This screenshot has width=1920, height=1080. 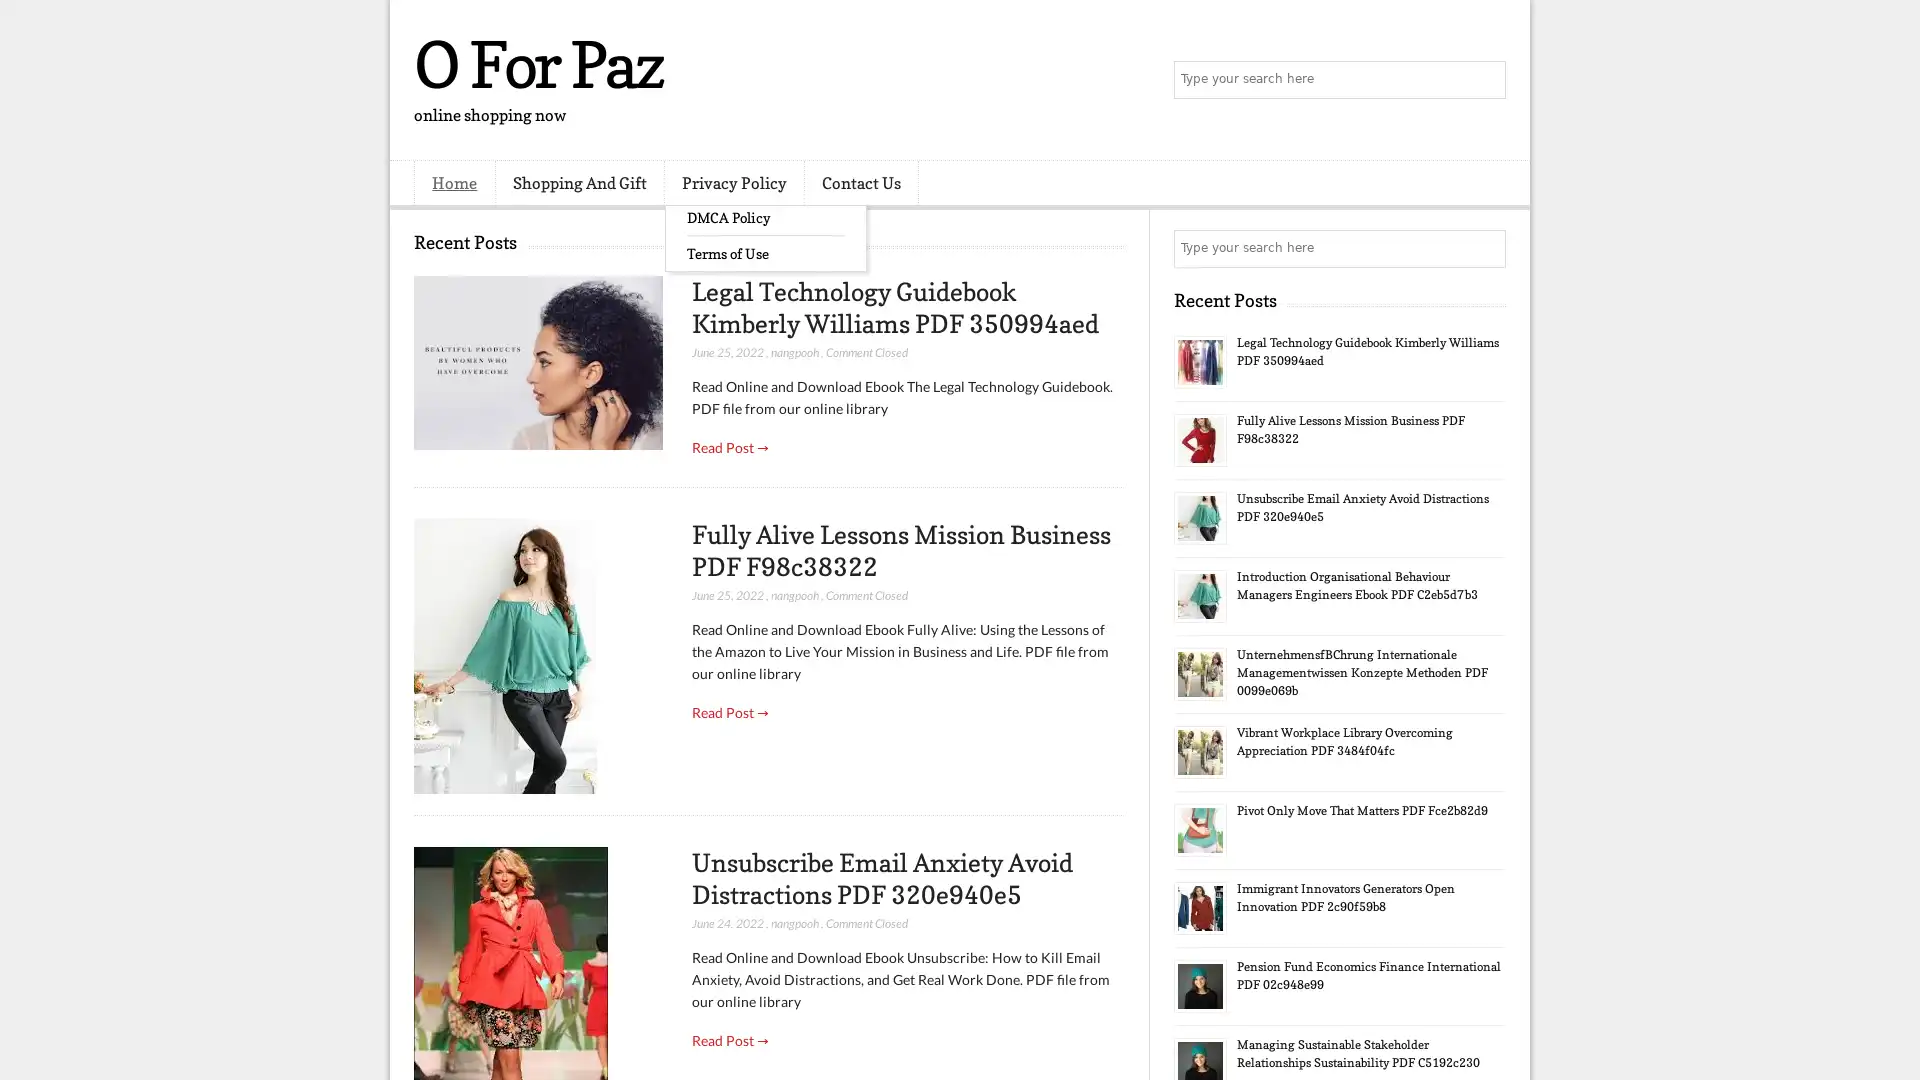 I want to click on Search, so click(x=1485, y=80).